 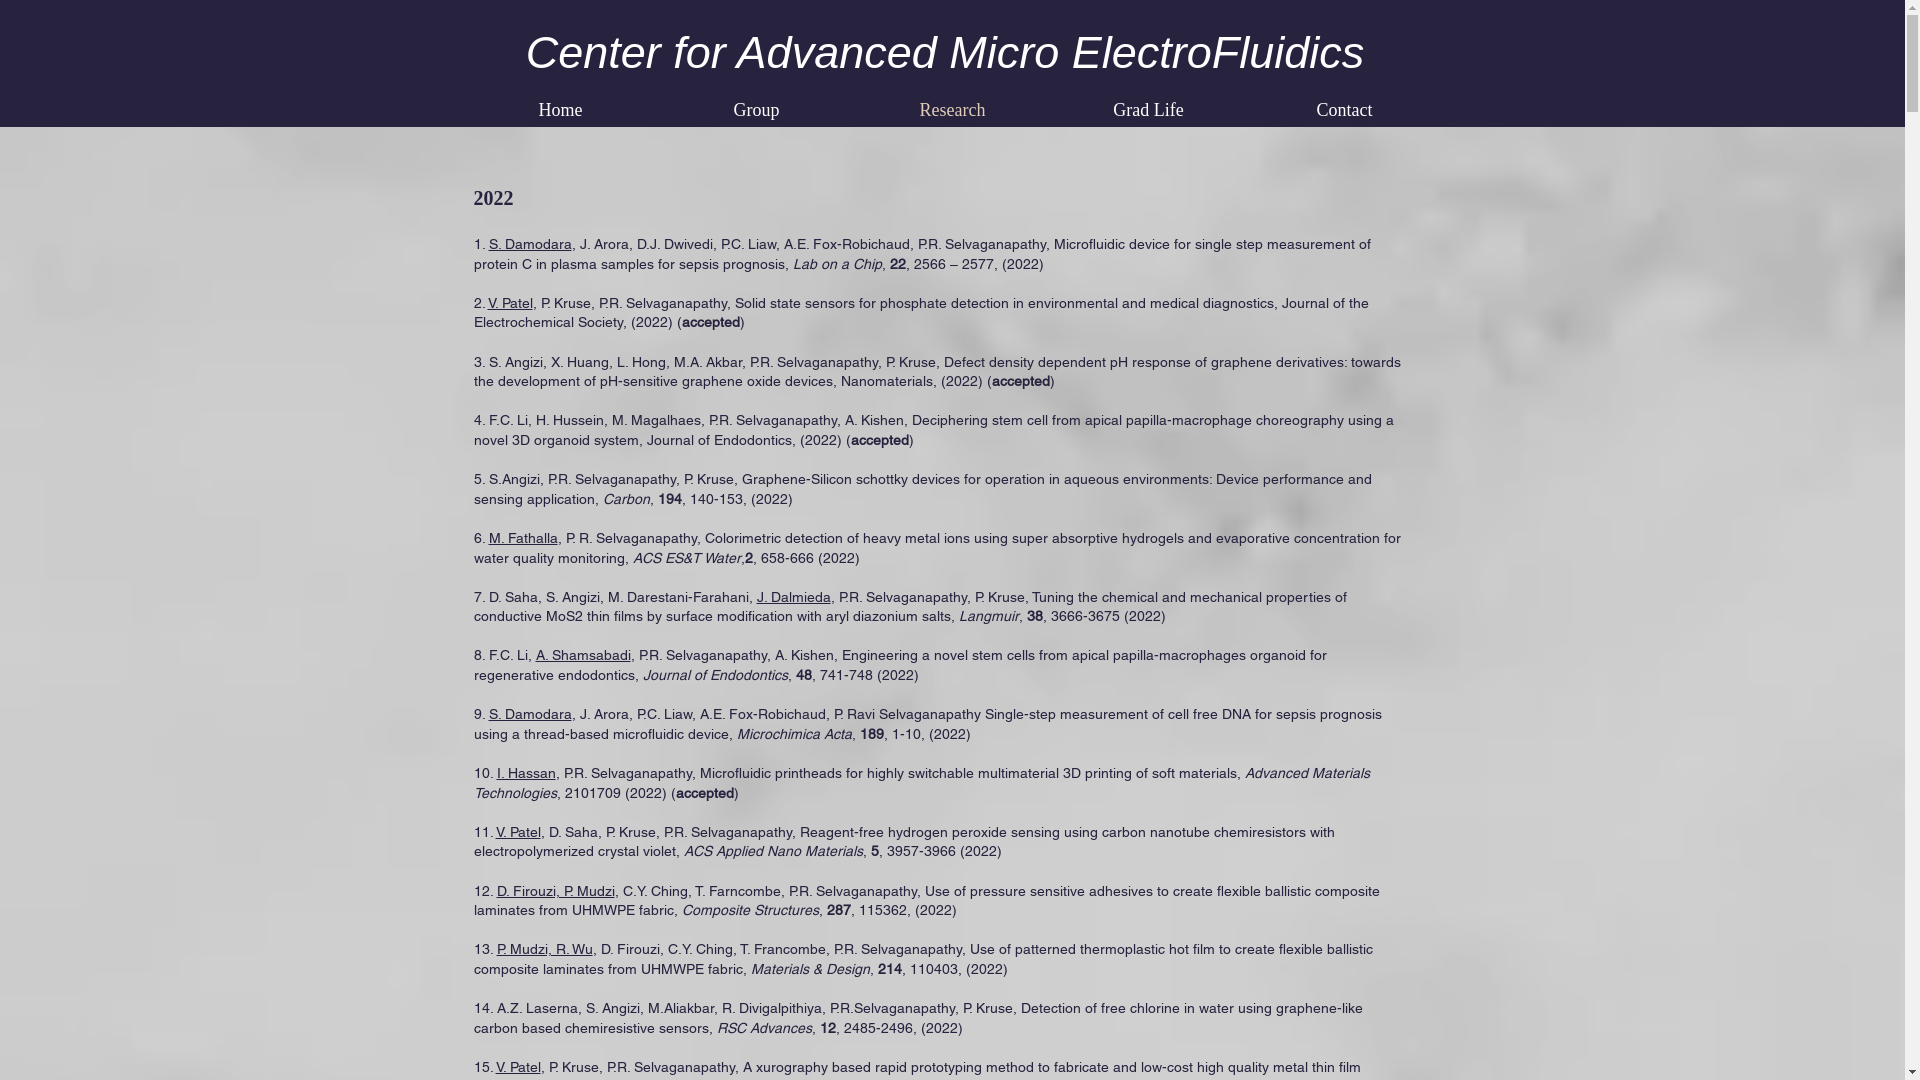 What do you see at coordinates (754, 110) in the screenshot?
I see `'Group'` at bounding box center [754, 110].